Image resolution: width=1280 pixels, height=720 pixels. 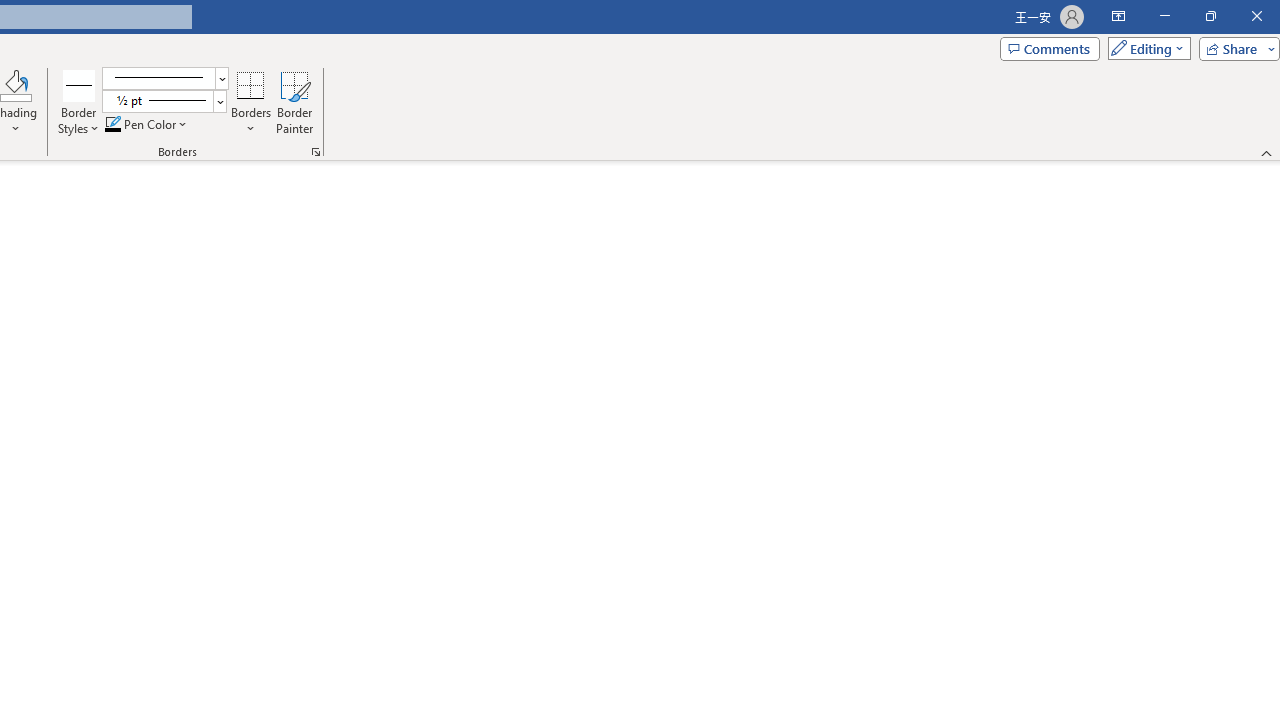 I want to click on 'Border Styles', so click(x=79, y=103).